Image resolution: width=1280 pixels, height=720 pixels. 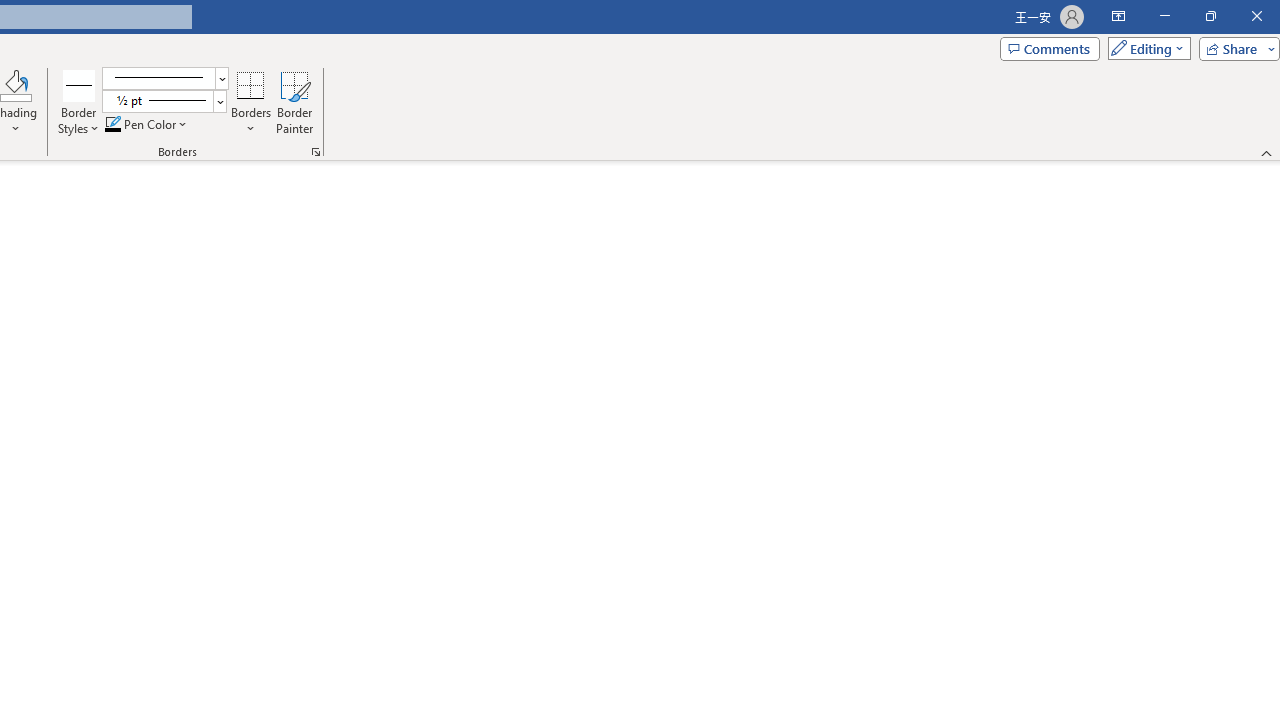 I want to click on 'Border Styles', so click(x=79, y=103).